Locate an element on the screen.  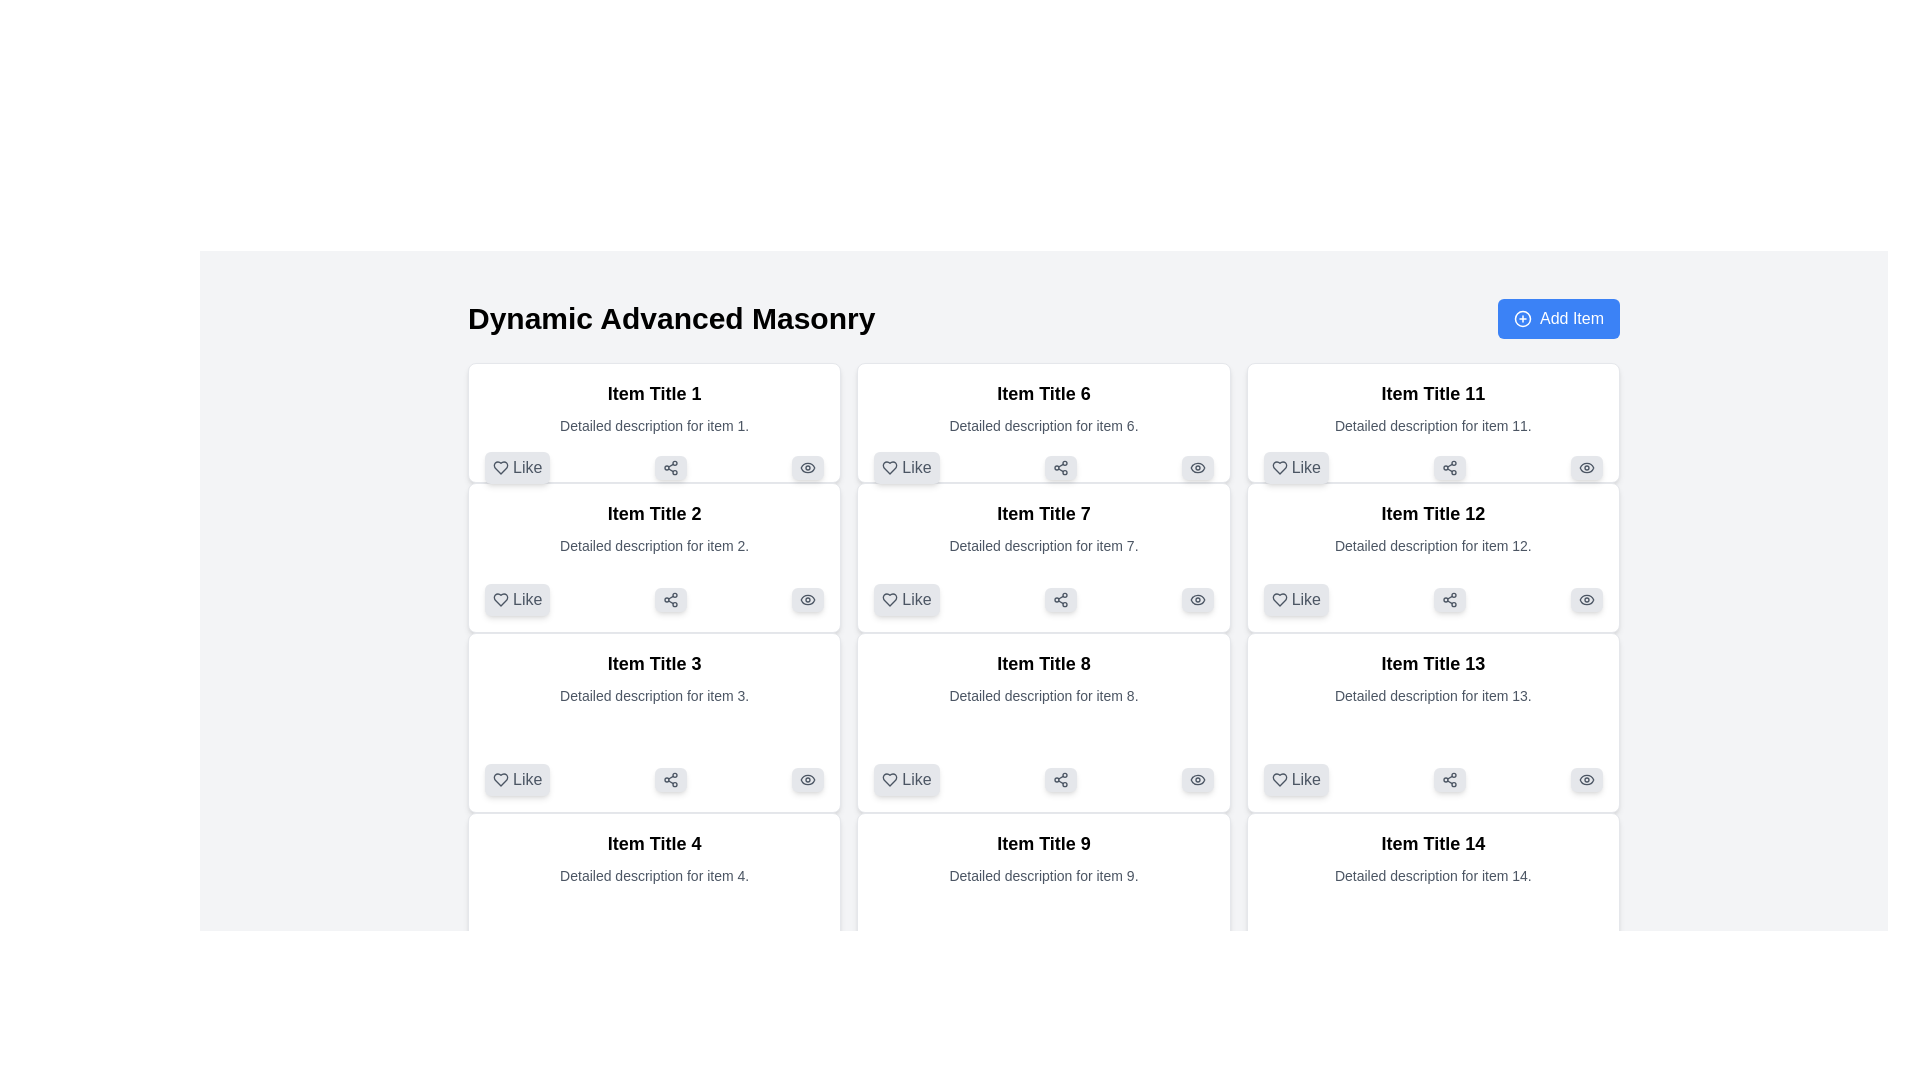
the small rounded gray button with an eye icon located in the card titled 'Item Title 12' is located at coordinates (1586, 599).